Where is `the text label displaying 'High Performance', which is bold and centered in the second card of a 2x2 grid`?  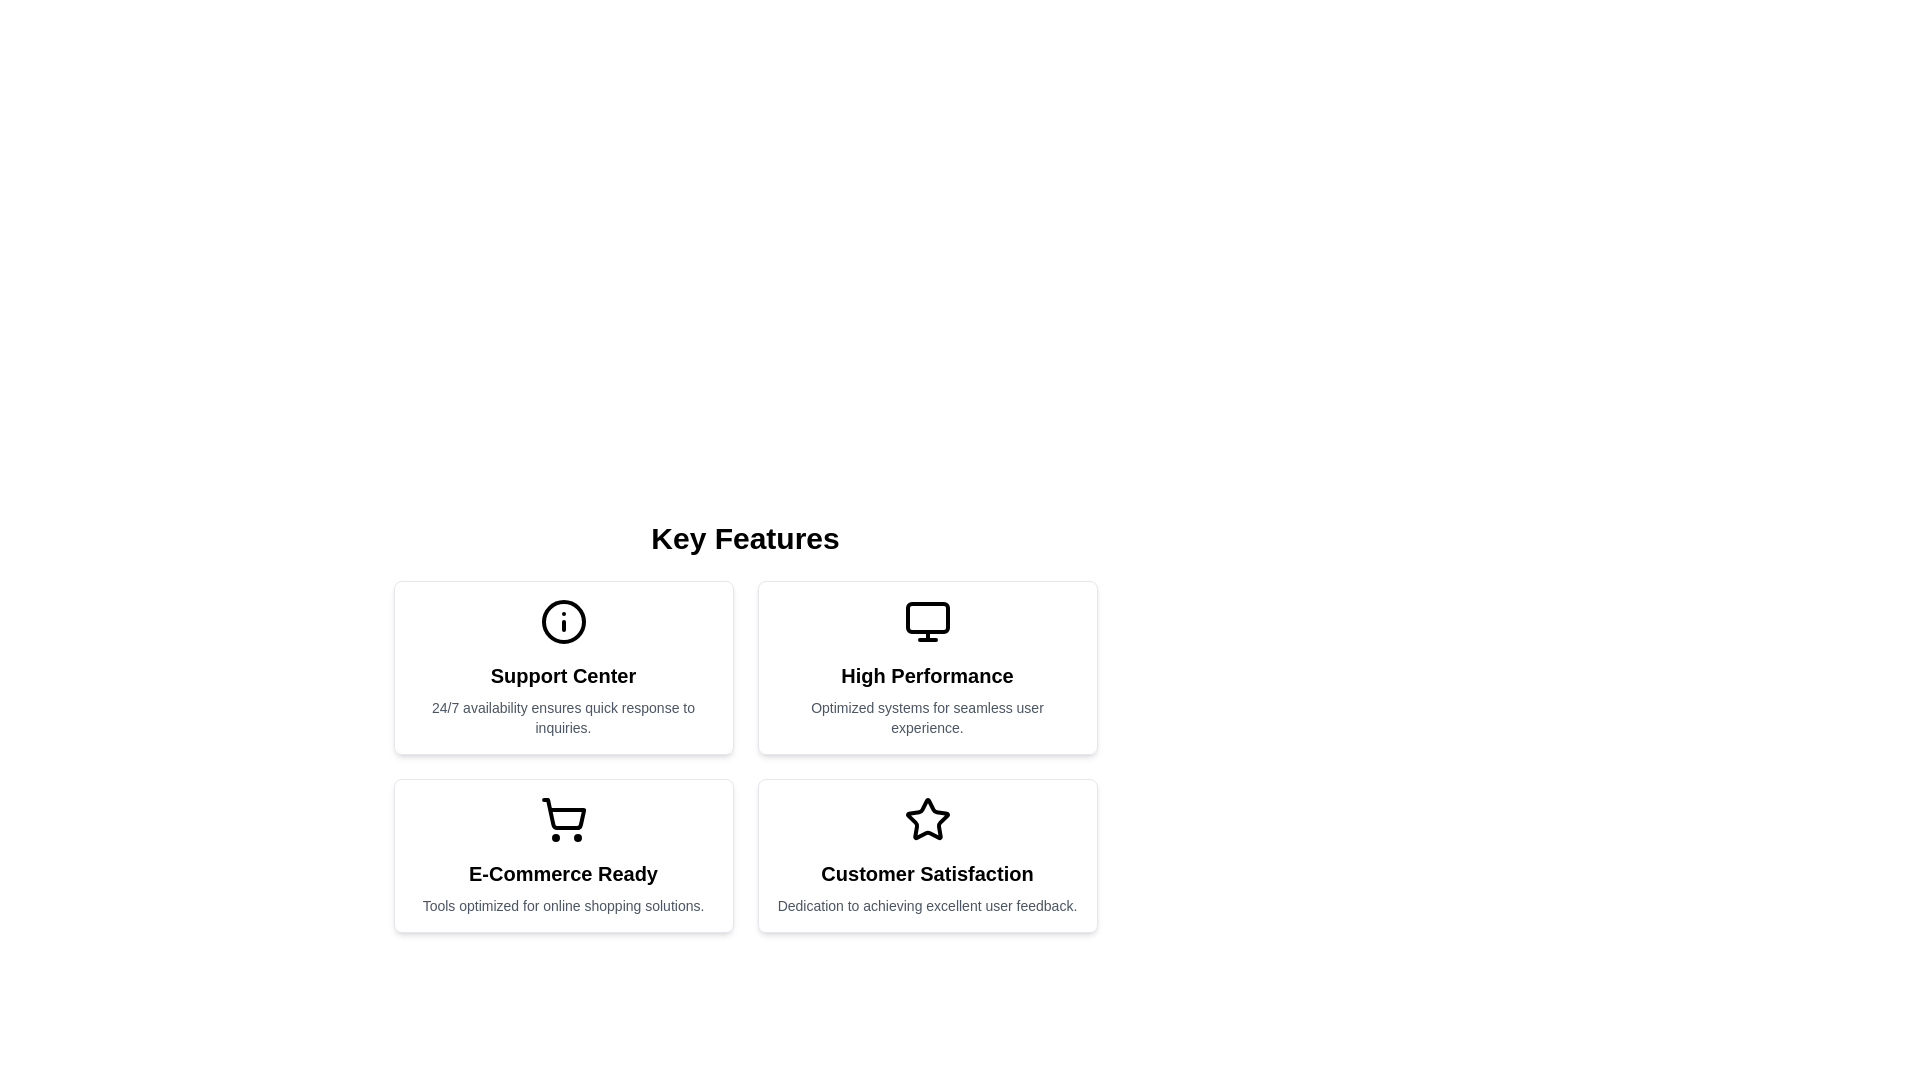 the text label displaying 'High Performance', which is bold and centered in the second card of a 2x2 grid is located at coordinates (926, 675).